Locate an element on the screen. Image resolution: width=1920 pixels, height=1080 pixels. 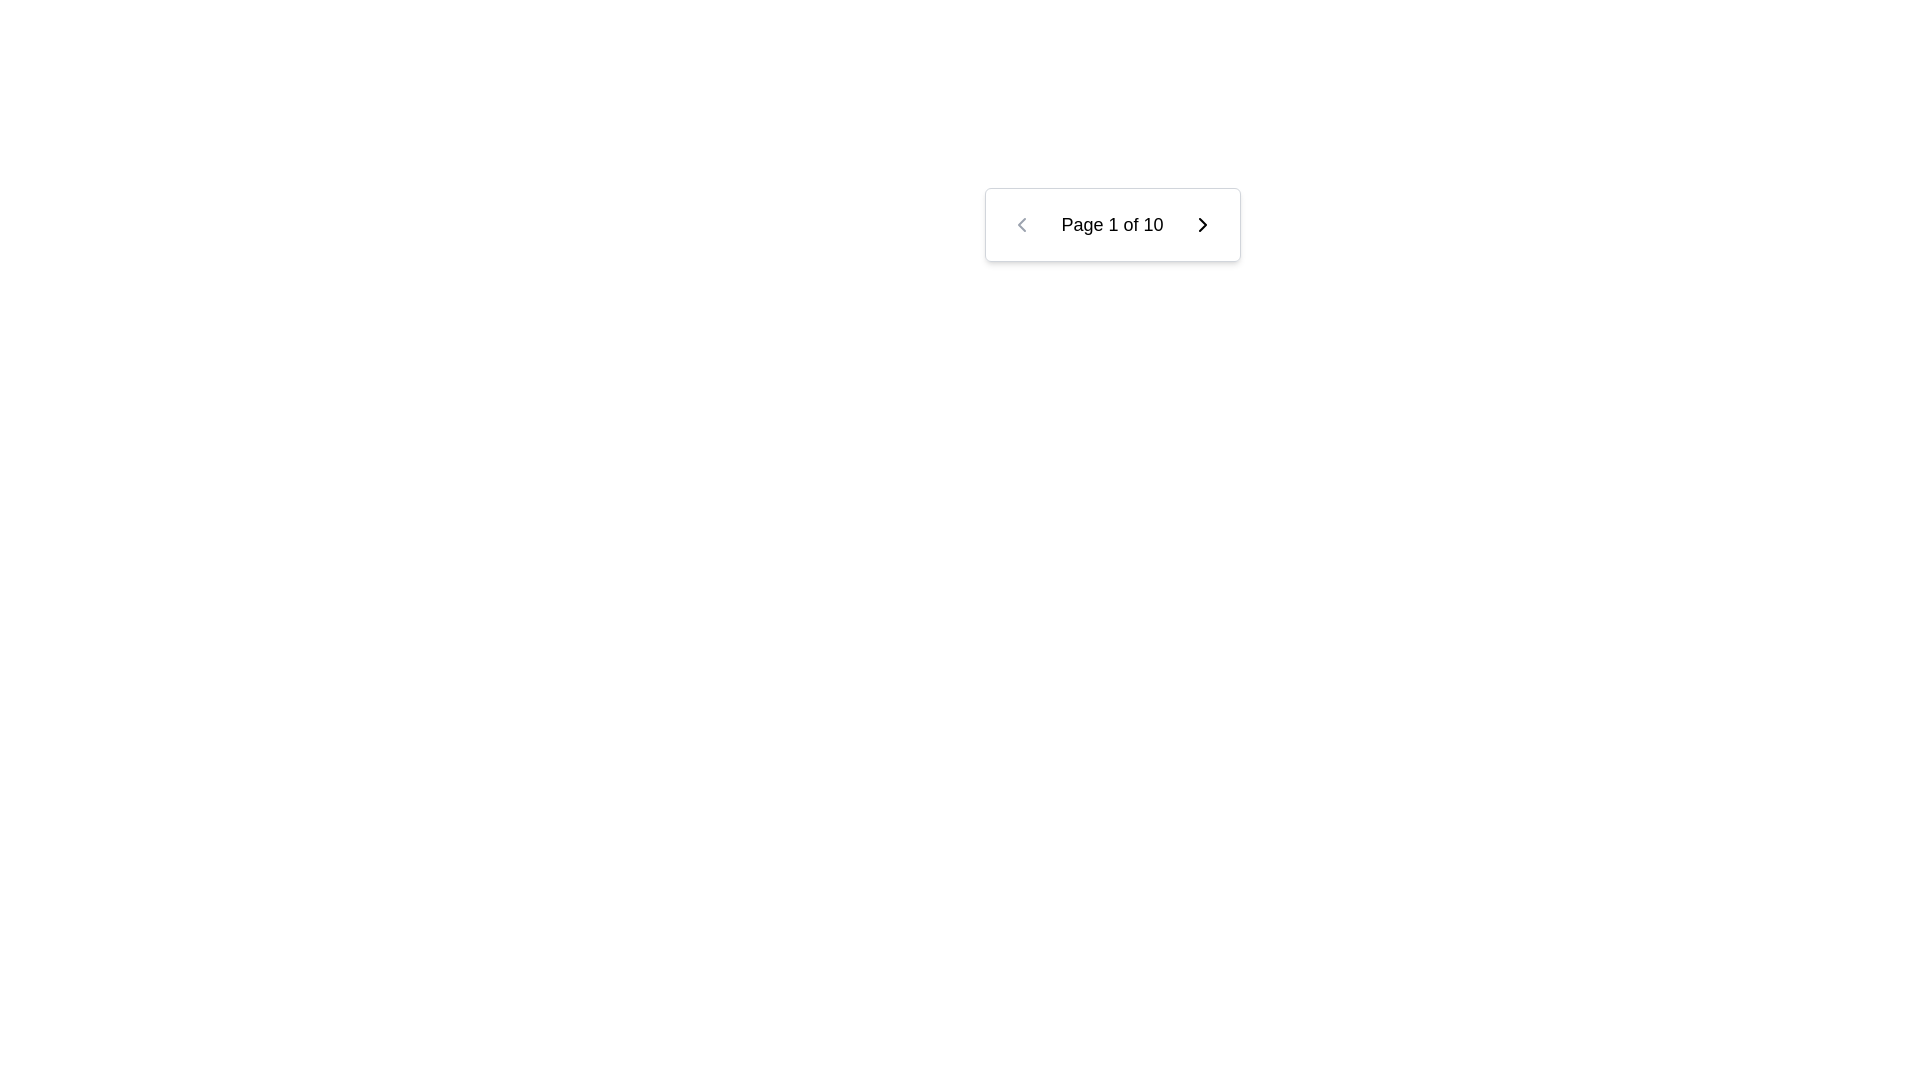
the pagination button that navigates to the next page, located to the right of 'Page 1 of 10' is located at coordinates (1202, 224).